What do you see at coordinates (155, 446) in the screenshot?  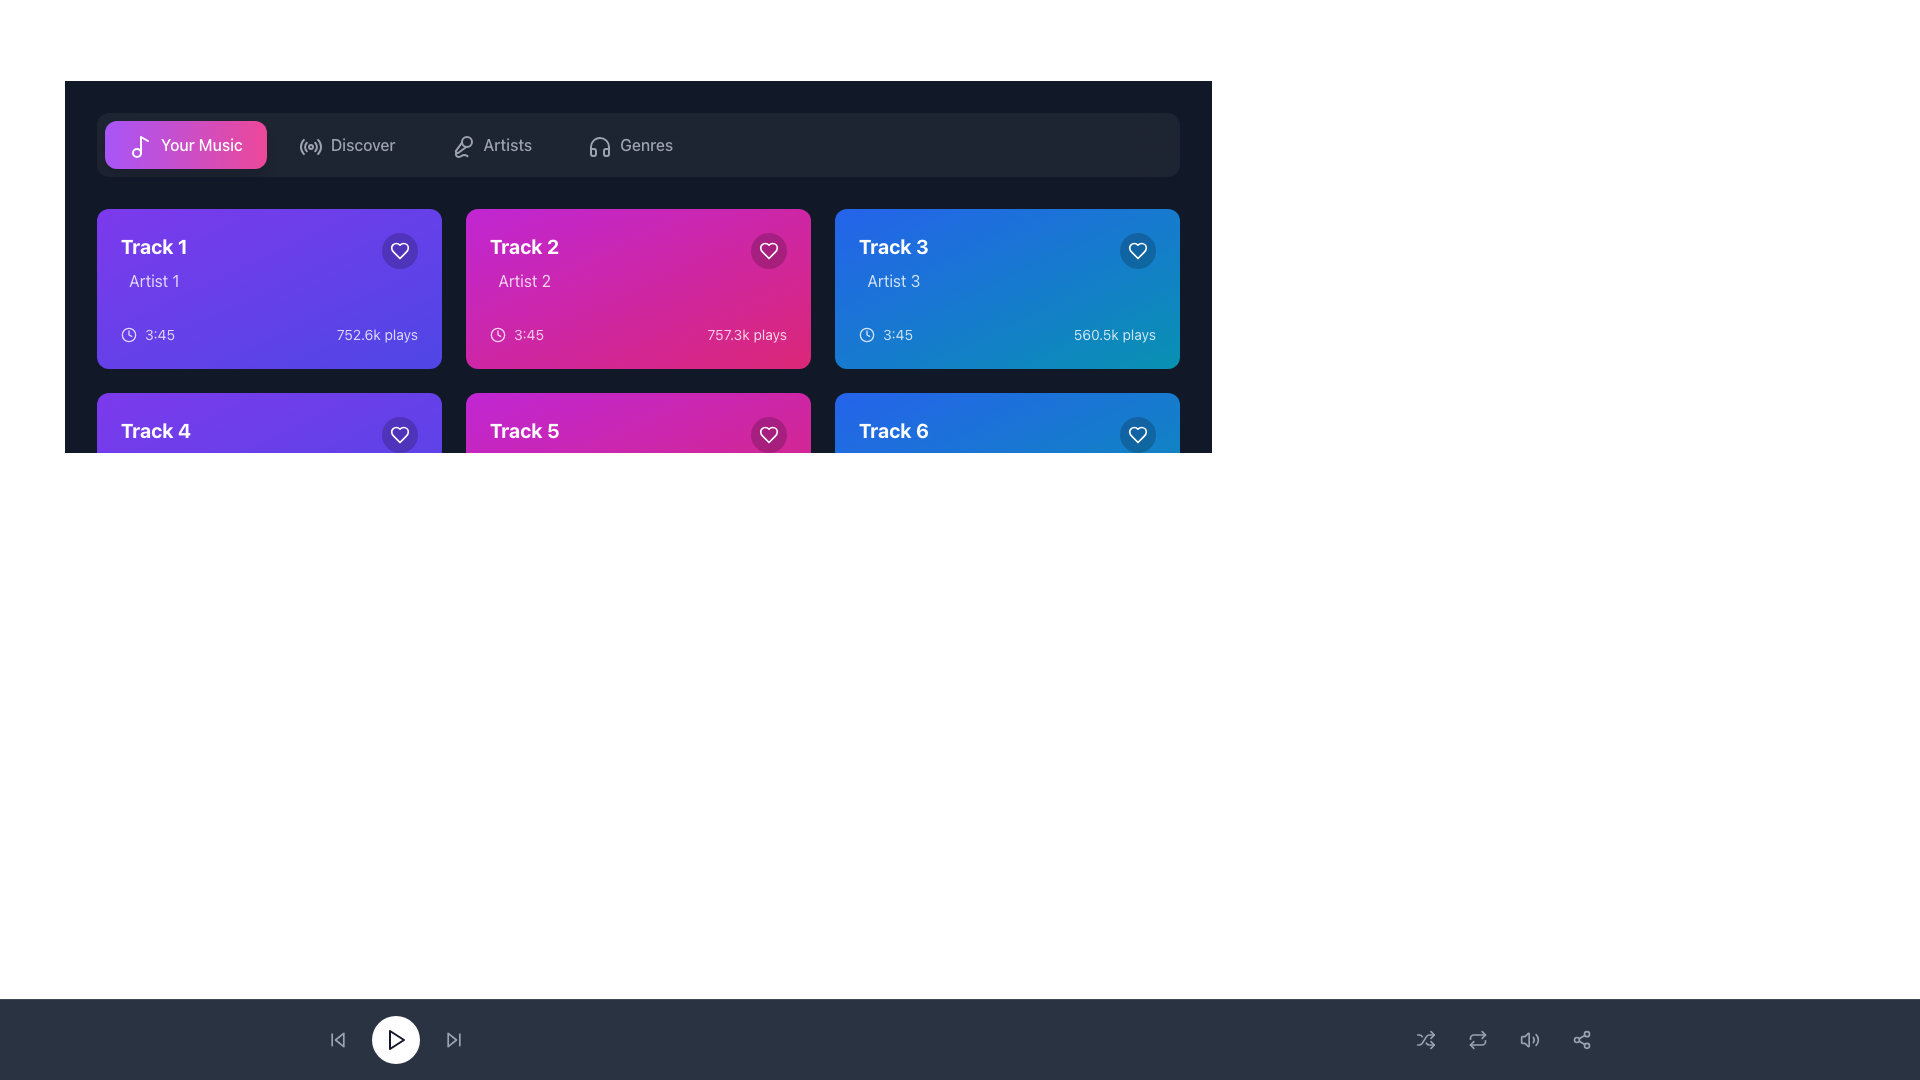 I see `the text label that displays 'Track 4' in bold white text and 'Artist 4' in lighter white color, which is positioned within a purple card design in the bottom-left quadrant of the interface` at bounding box center [155, 446].